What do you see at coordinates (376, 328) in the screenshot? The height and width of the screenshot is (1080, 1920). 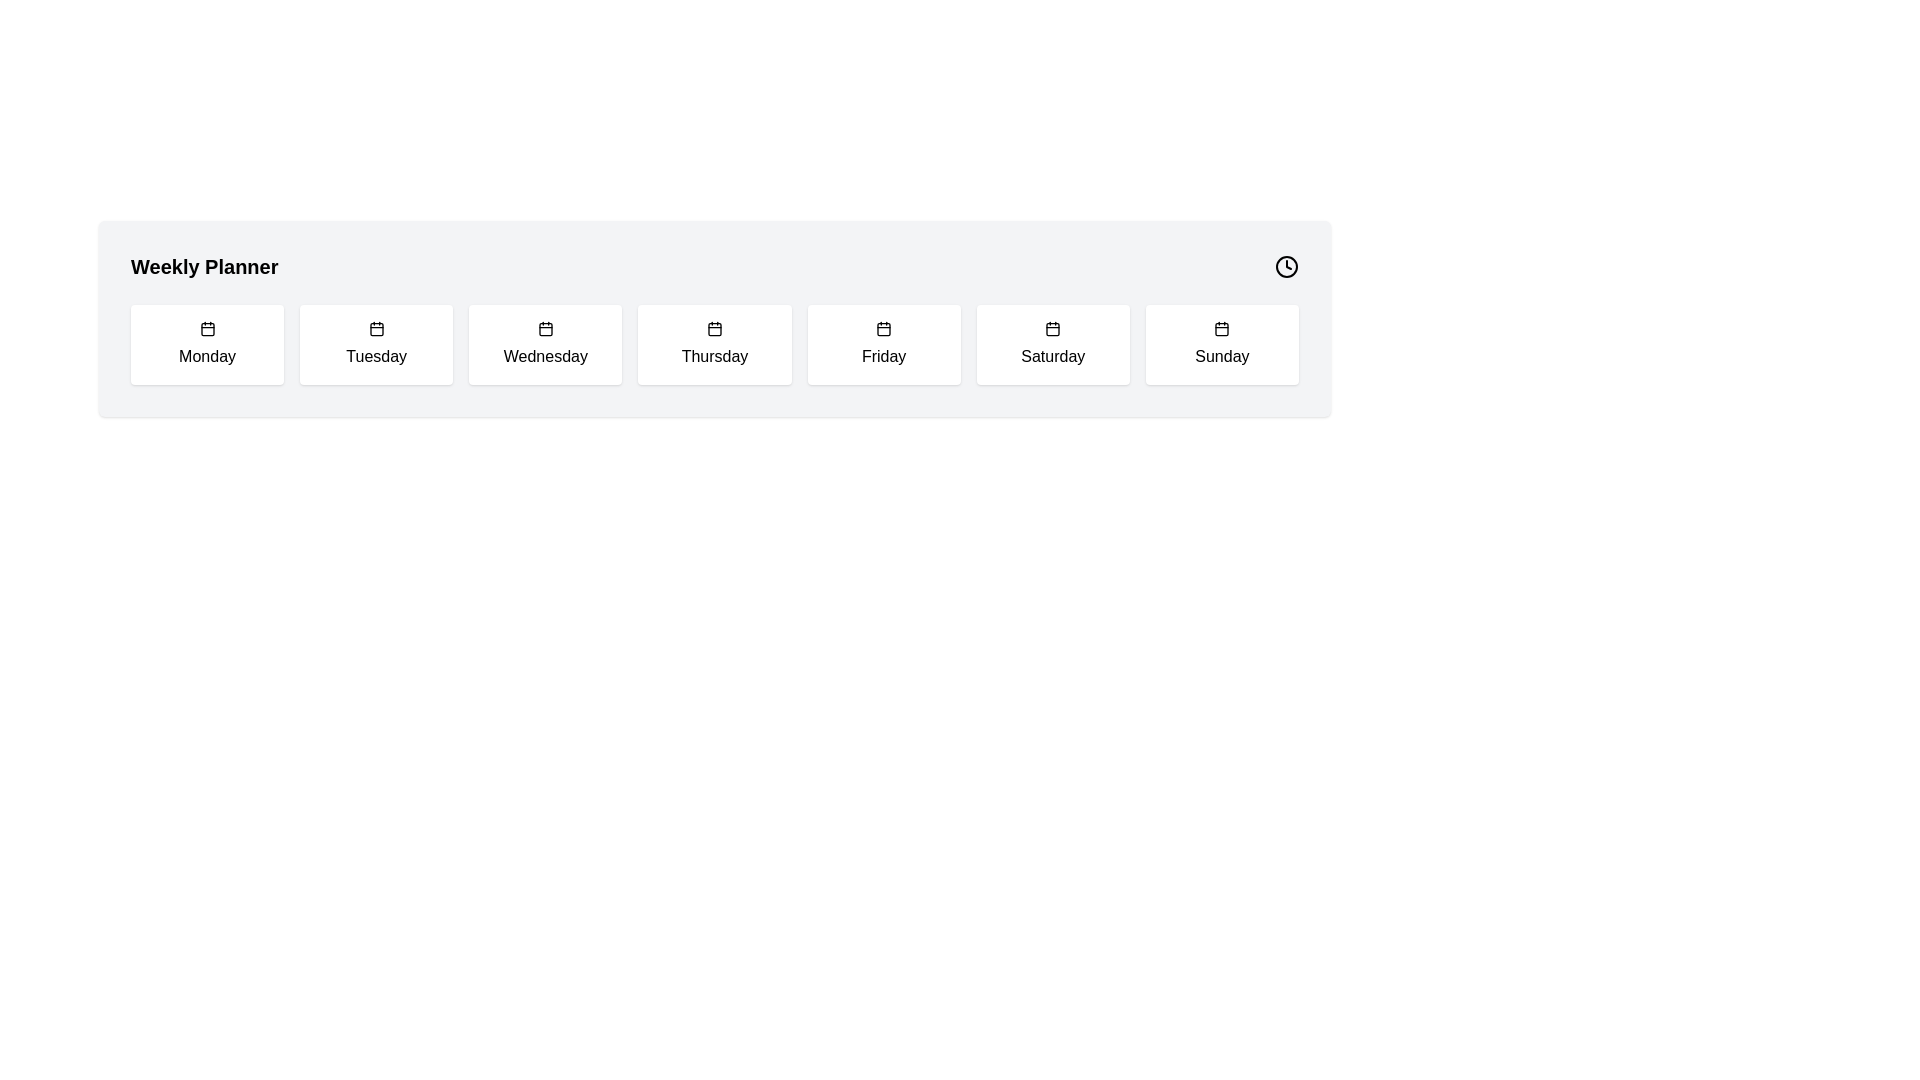 I see `the Decorative Icon Component, a small square with rounded corners, located within the Tuesday calendar icon in the weekday planner` at bounding box center [376, 328].